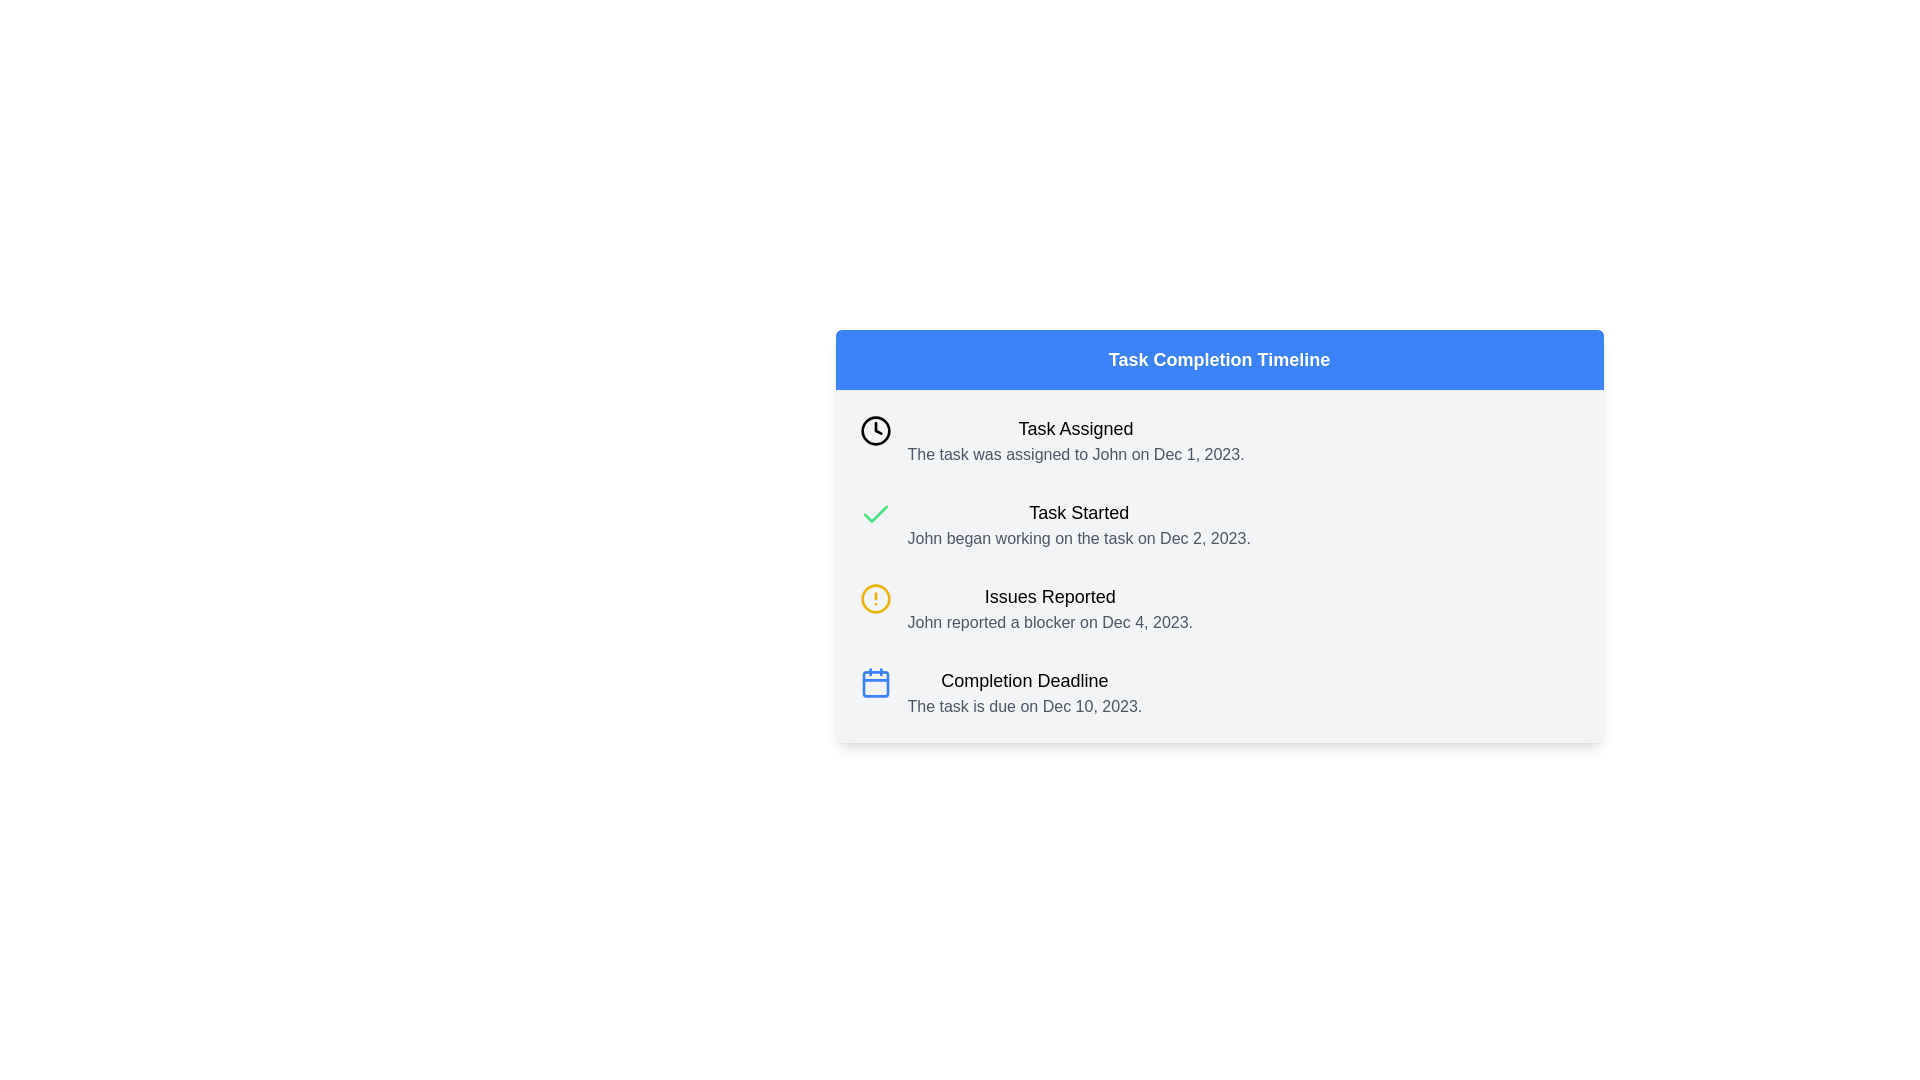  Describe the element at coordinates (1024, 680) in the screenshot. I see `text label indicating the completion deadline for the task, which is located in the 'Task Completion Timeline' panel, positioned above the smaller descriptive text and aligned with a calendar icon` at that location.